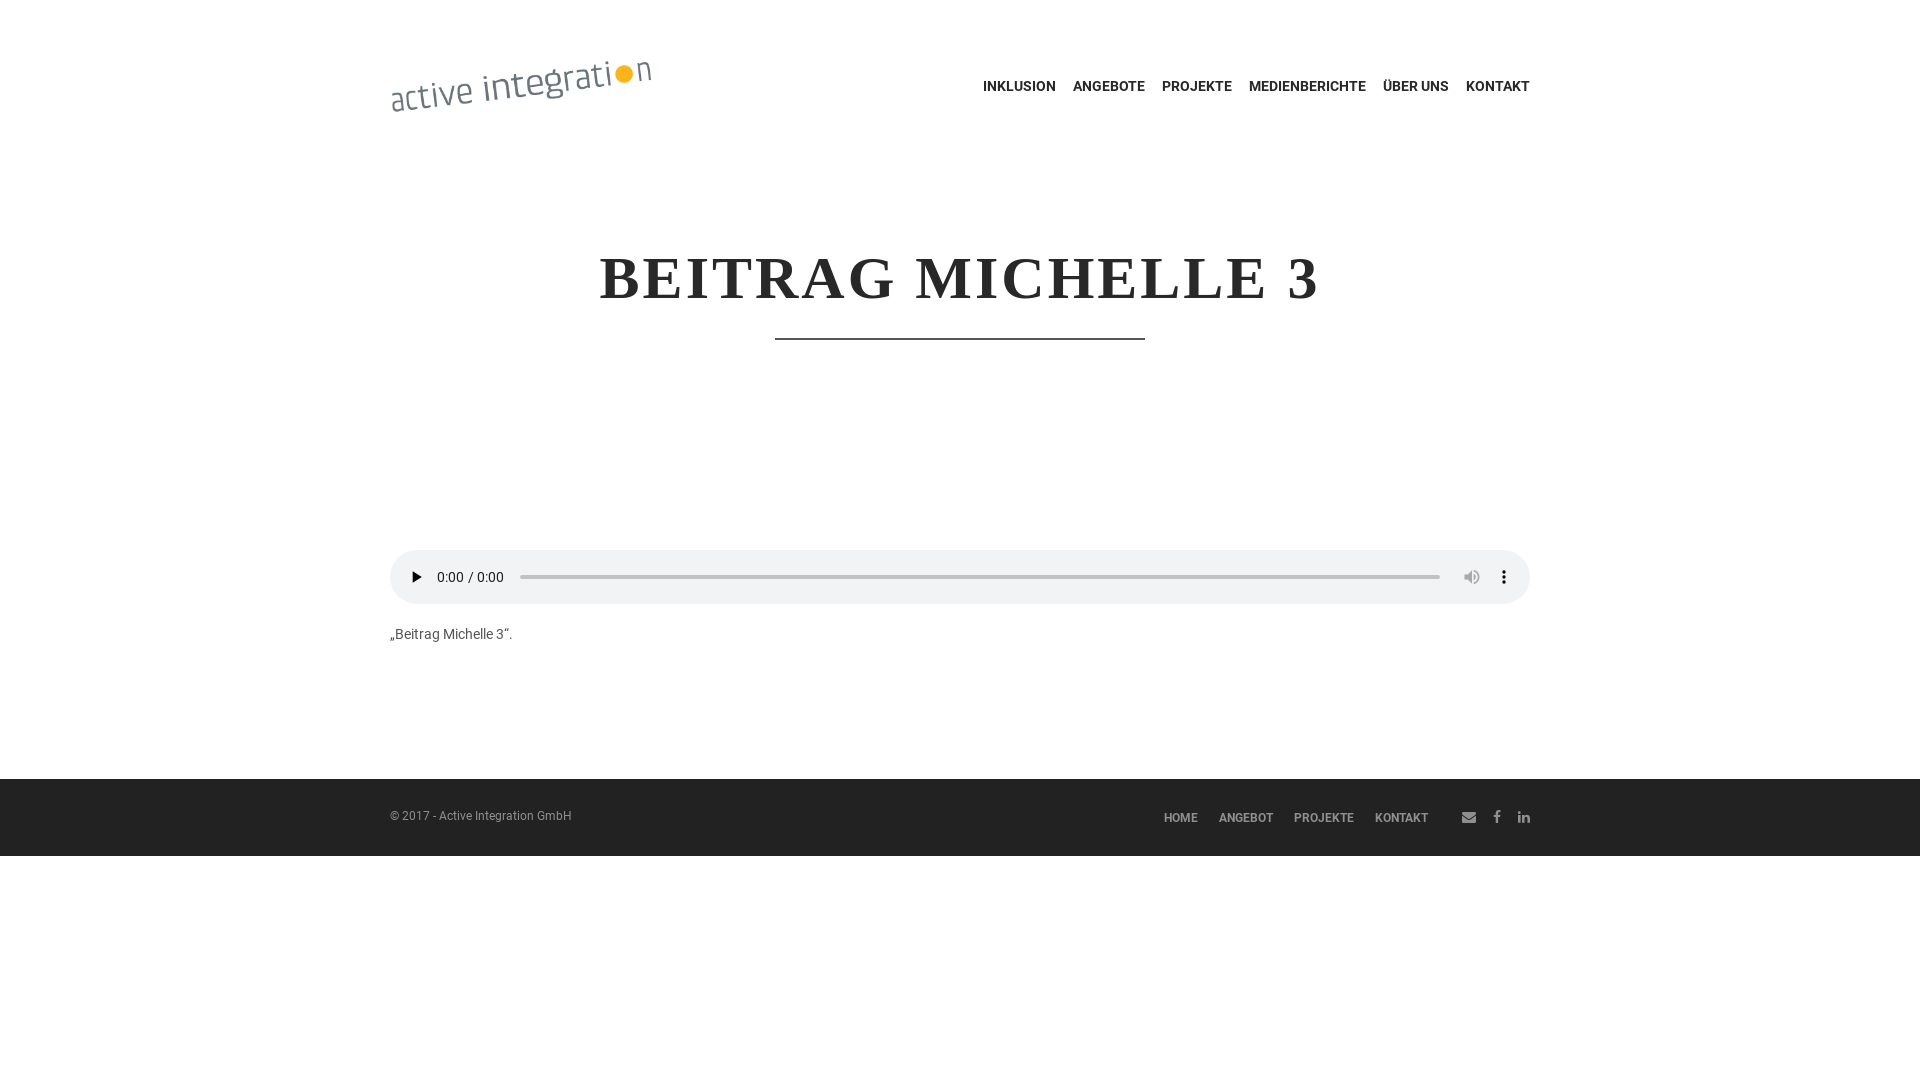  Describe the element at coordinates (1180, 817) in the screenshot. I see `'HOME'` at that location.